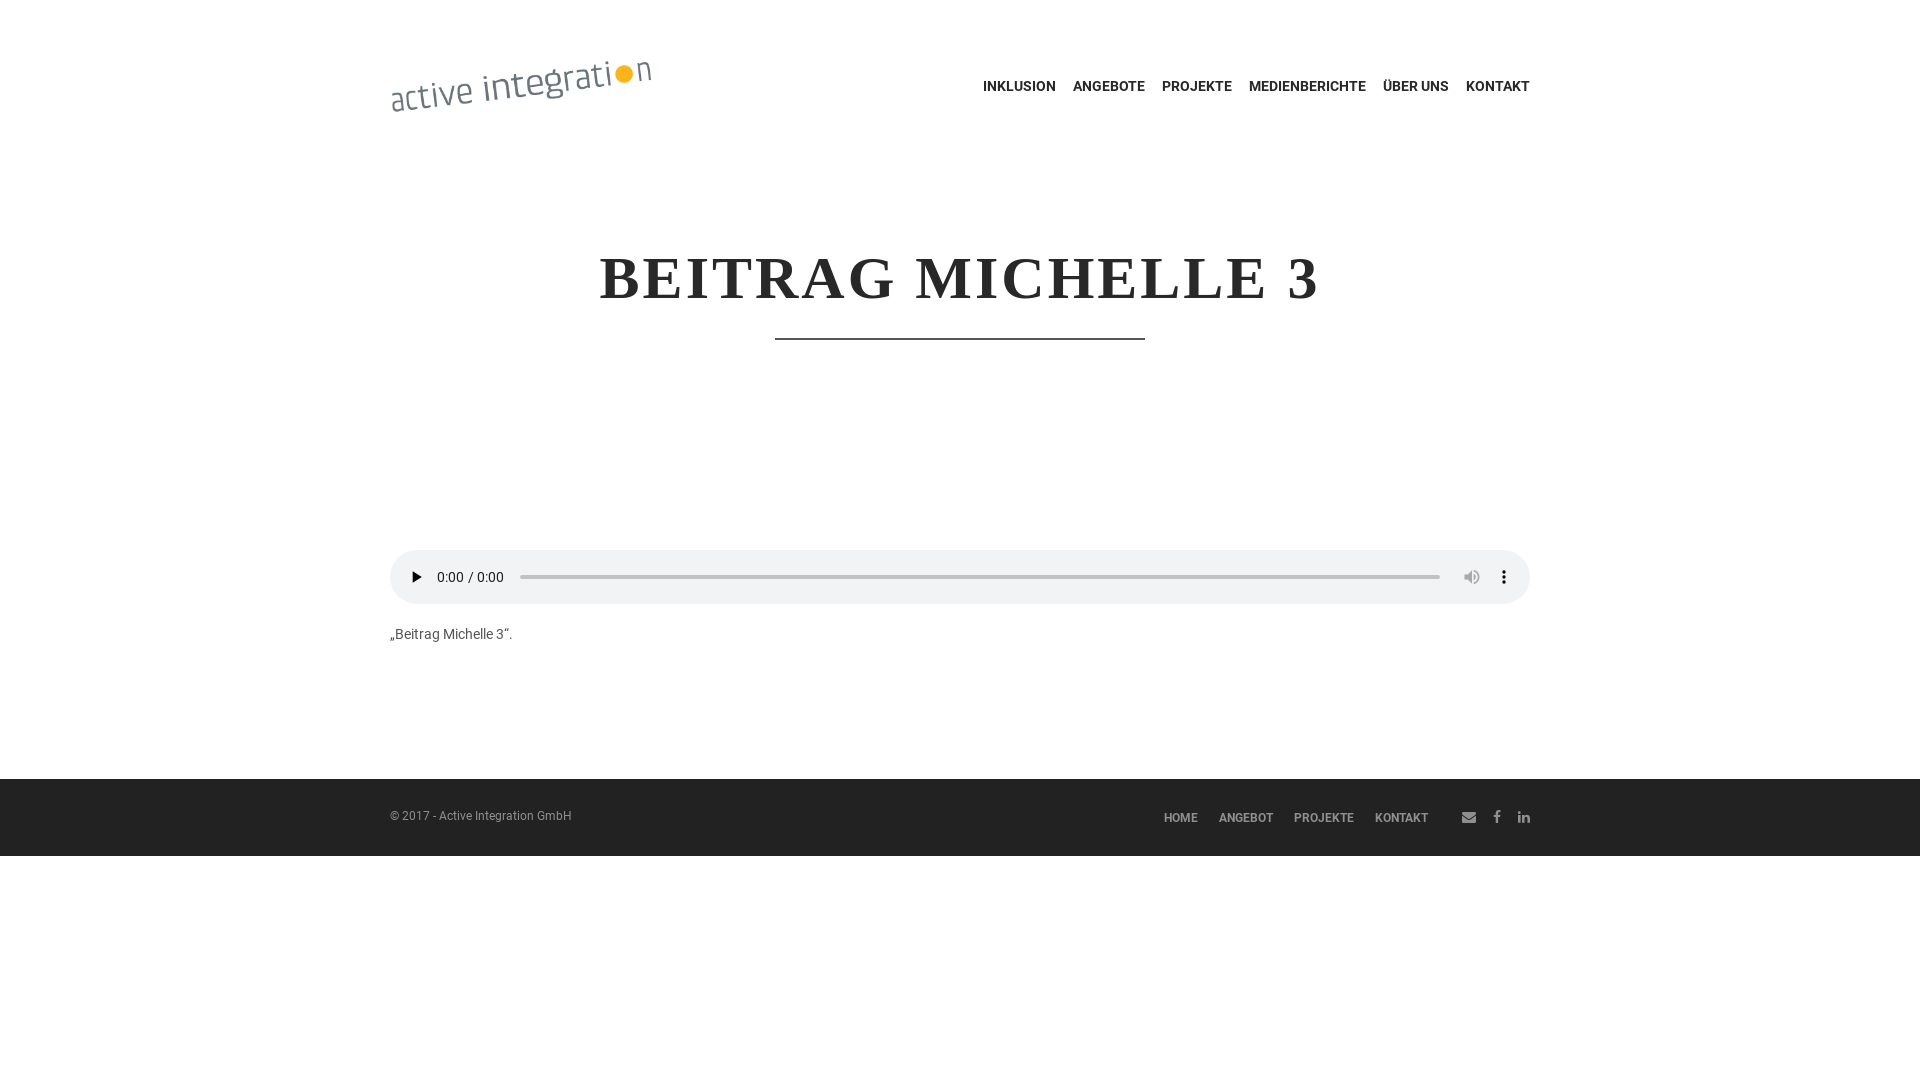  Describe the element at coordinates (1180, 817) in the screenshot. I see `'HOME'` at that location.